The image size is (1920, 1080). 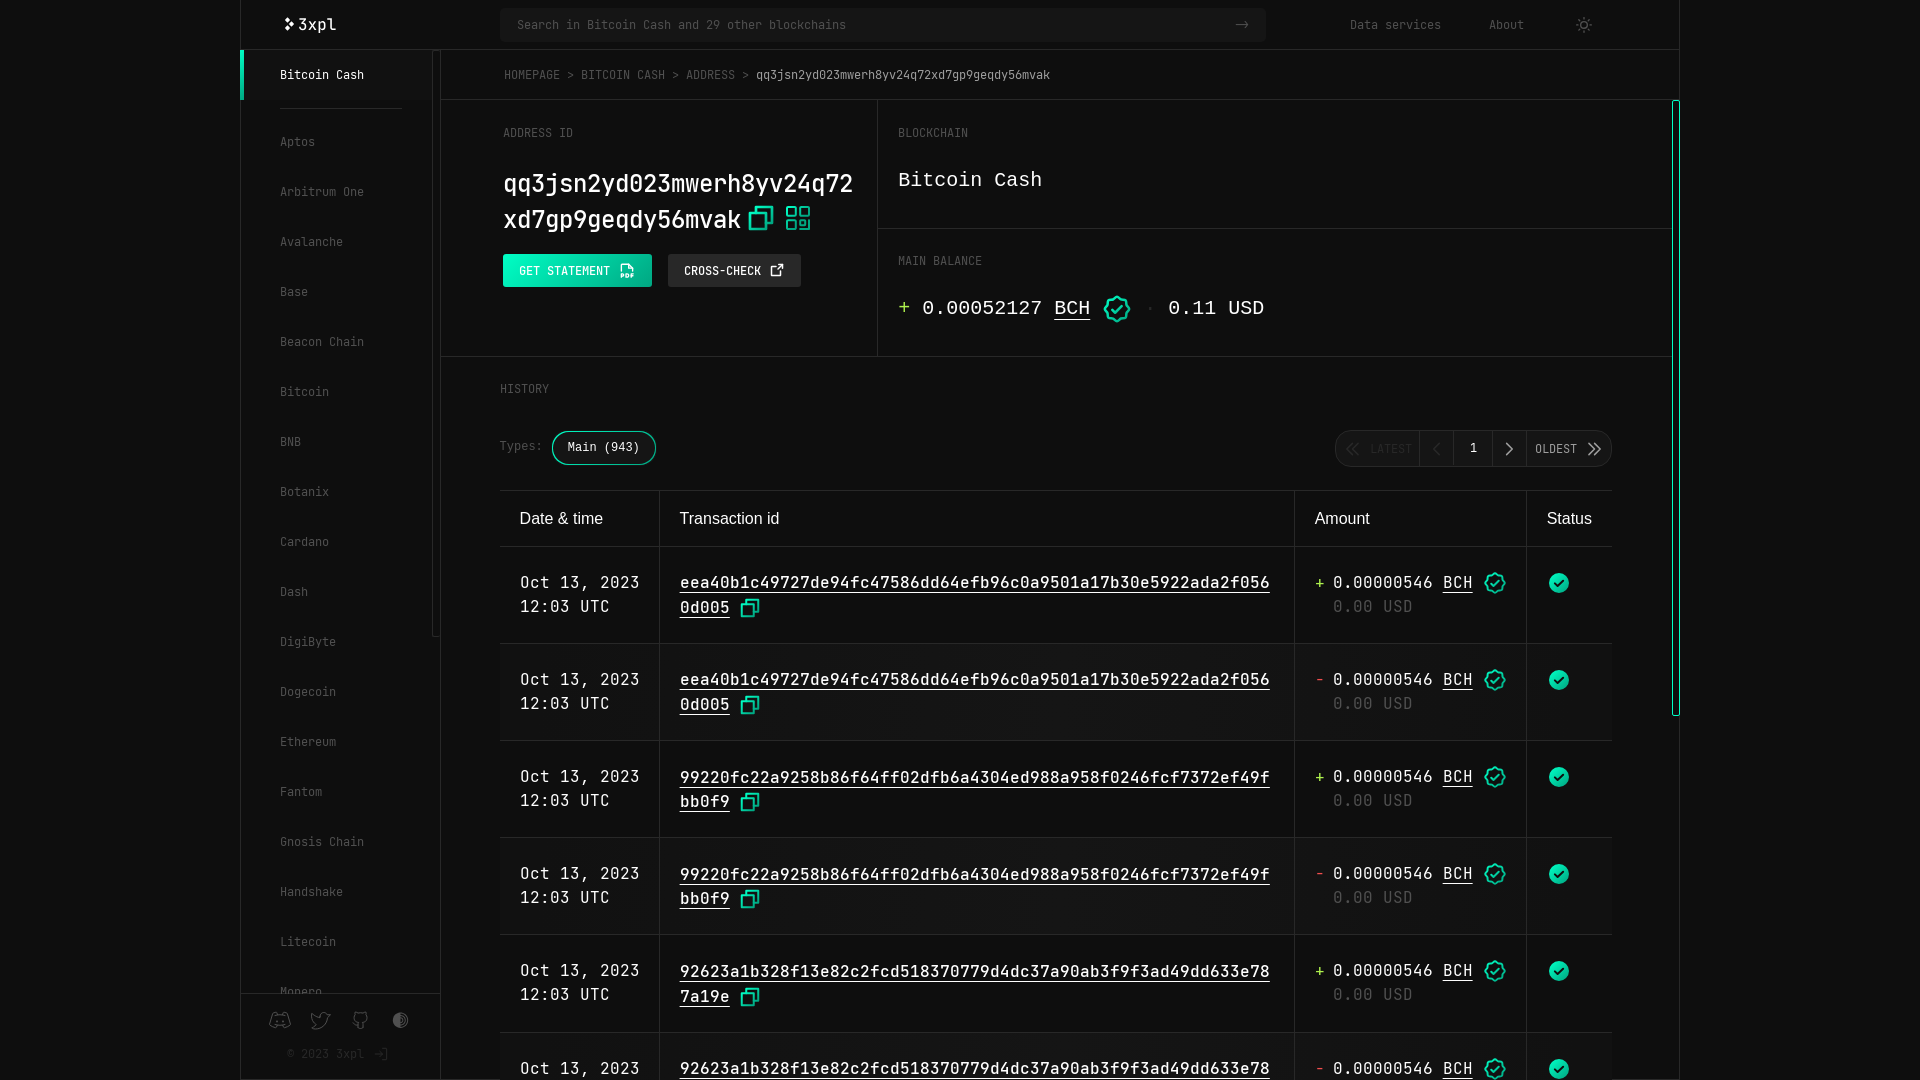 What do you see at coordinates (336, 192) in the screenshot?
I see `'Arbitrum One'` at bounding box center [336, 192].